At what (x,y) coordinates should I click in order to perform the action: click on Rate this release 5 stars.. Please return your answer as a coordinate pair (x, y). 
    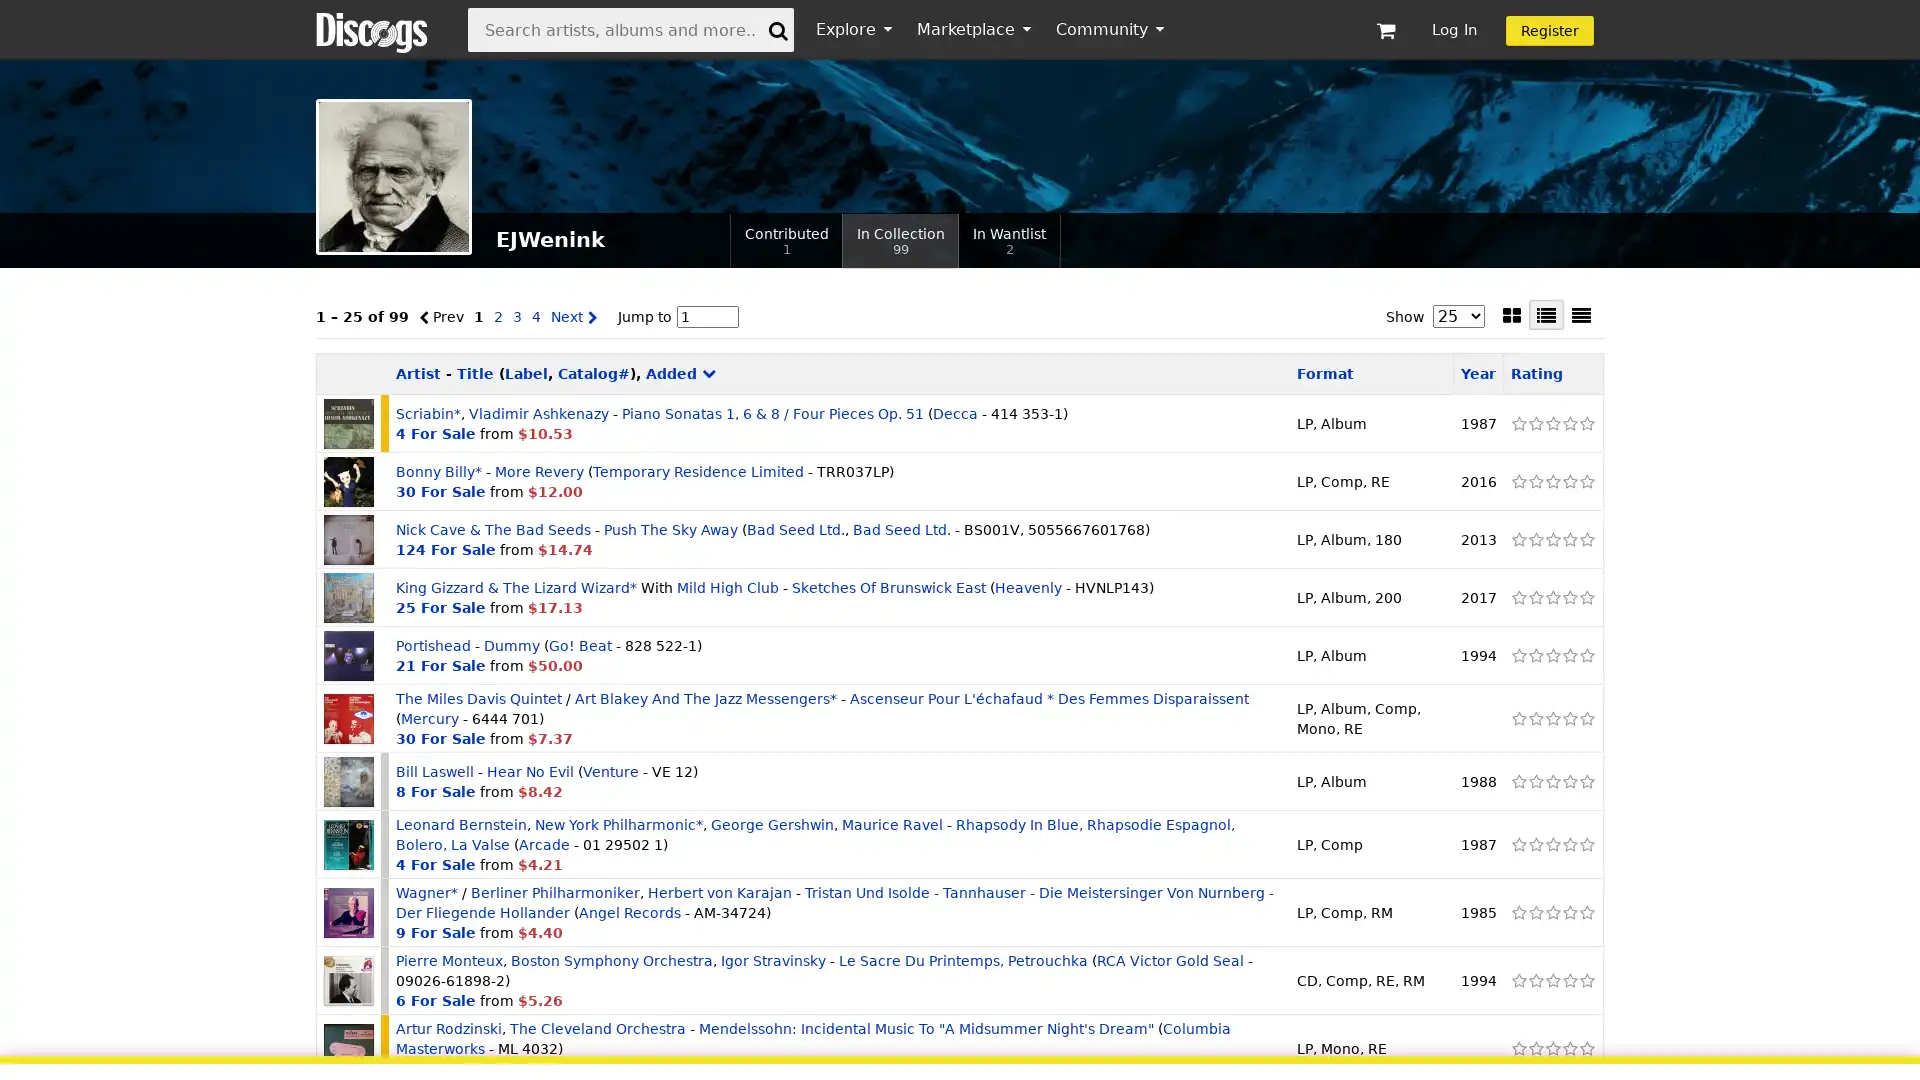
    Looking at the image, I should click on (1585, 844).